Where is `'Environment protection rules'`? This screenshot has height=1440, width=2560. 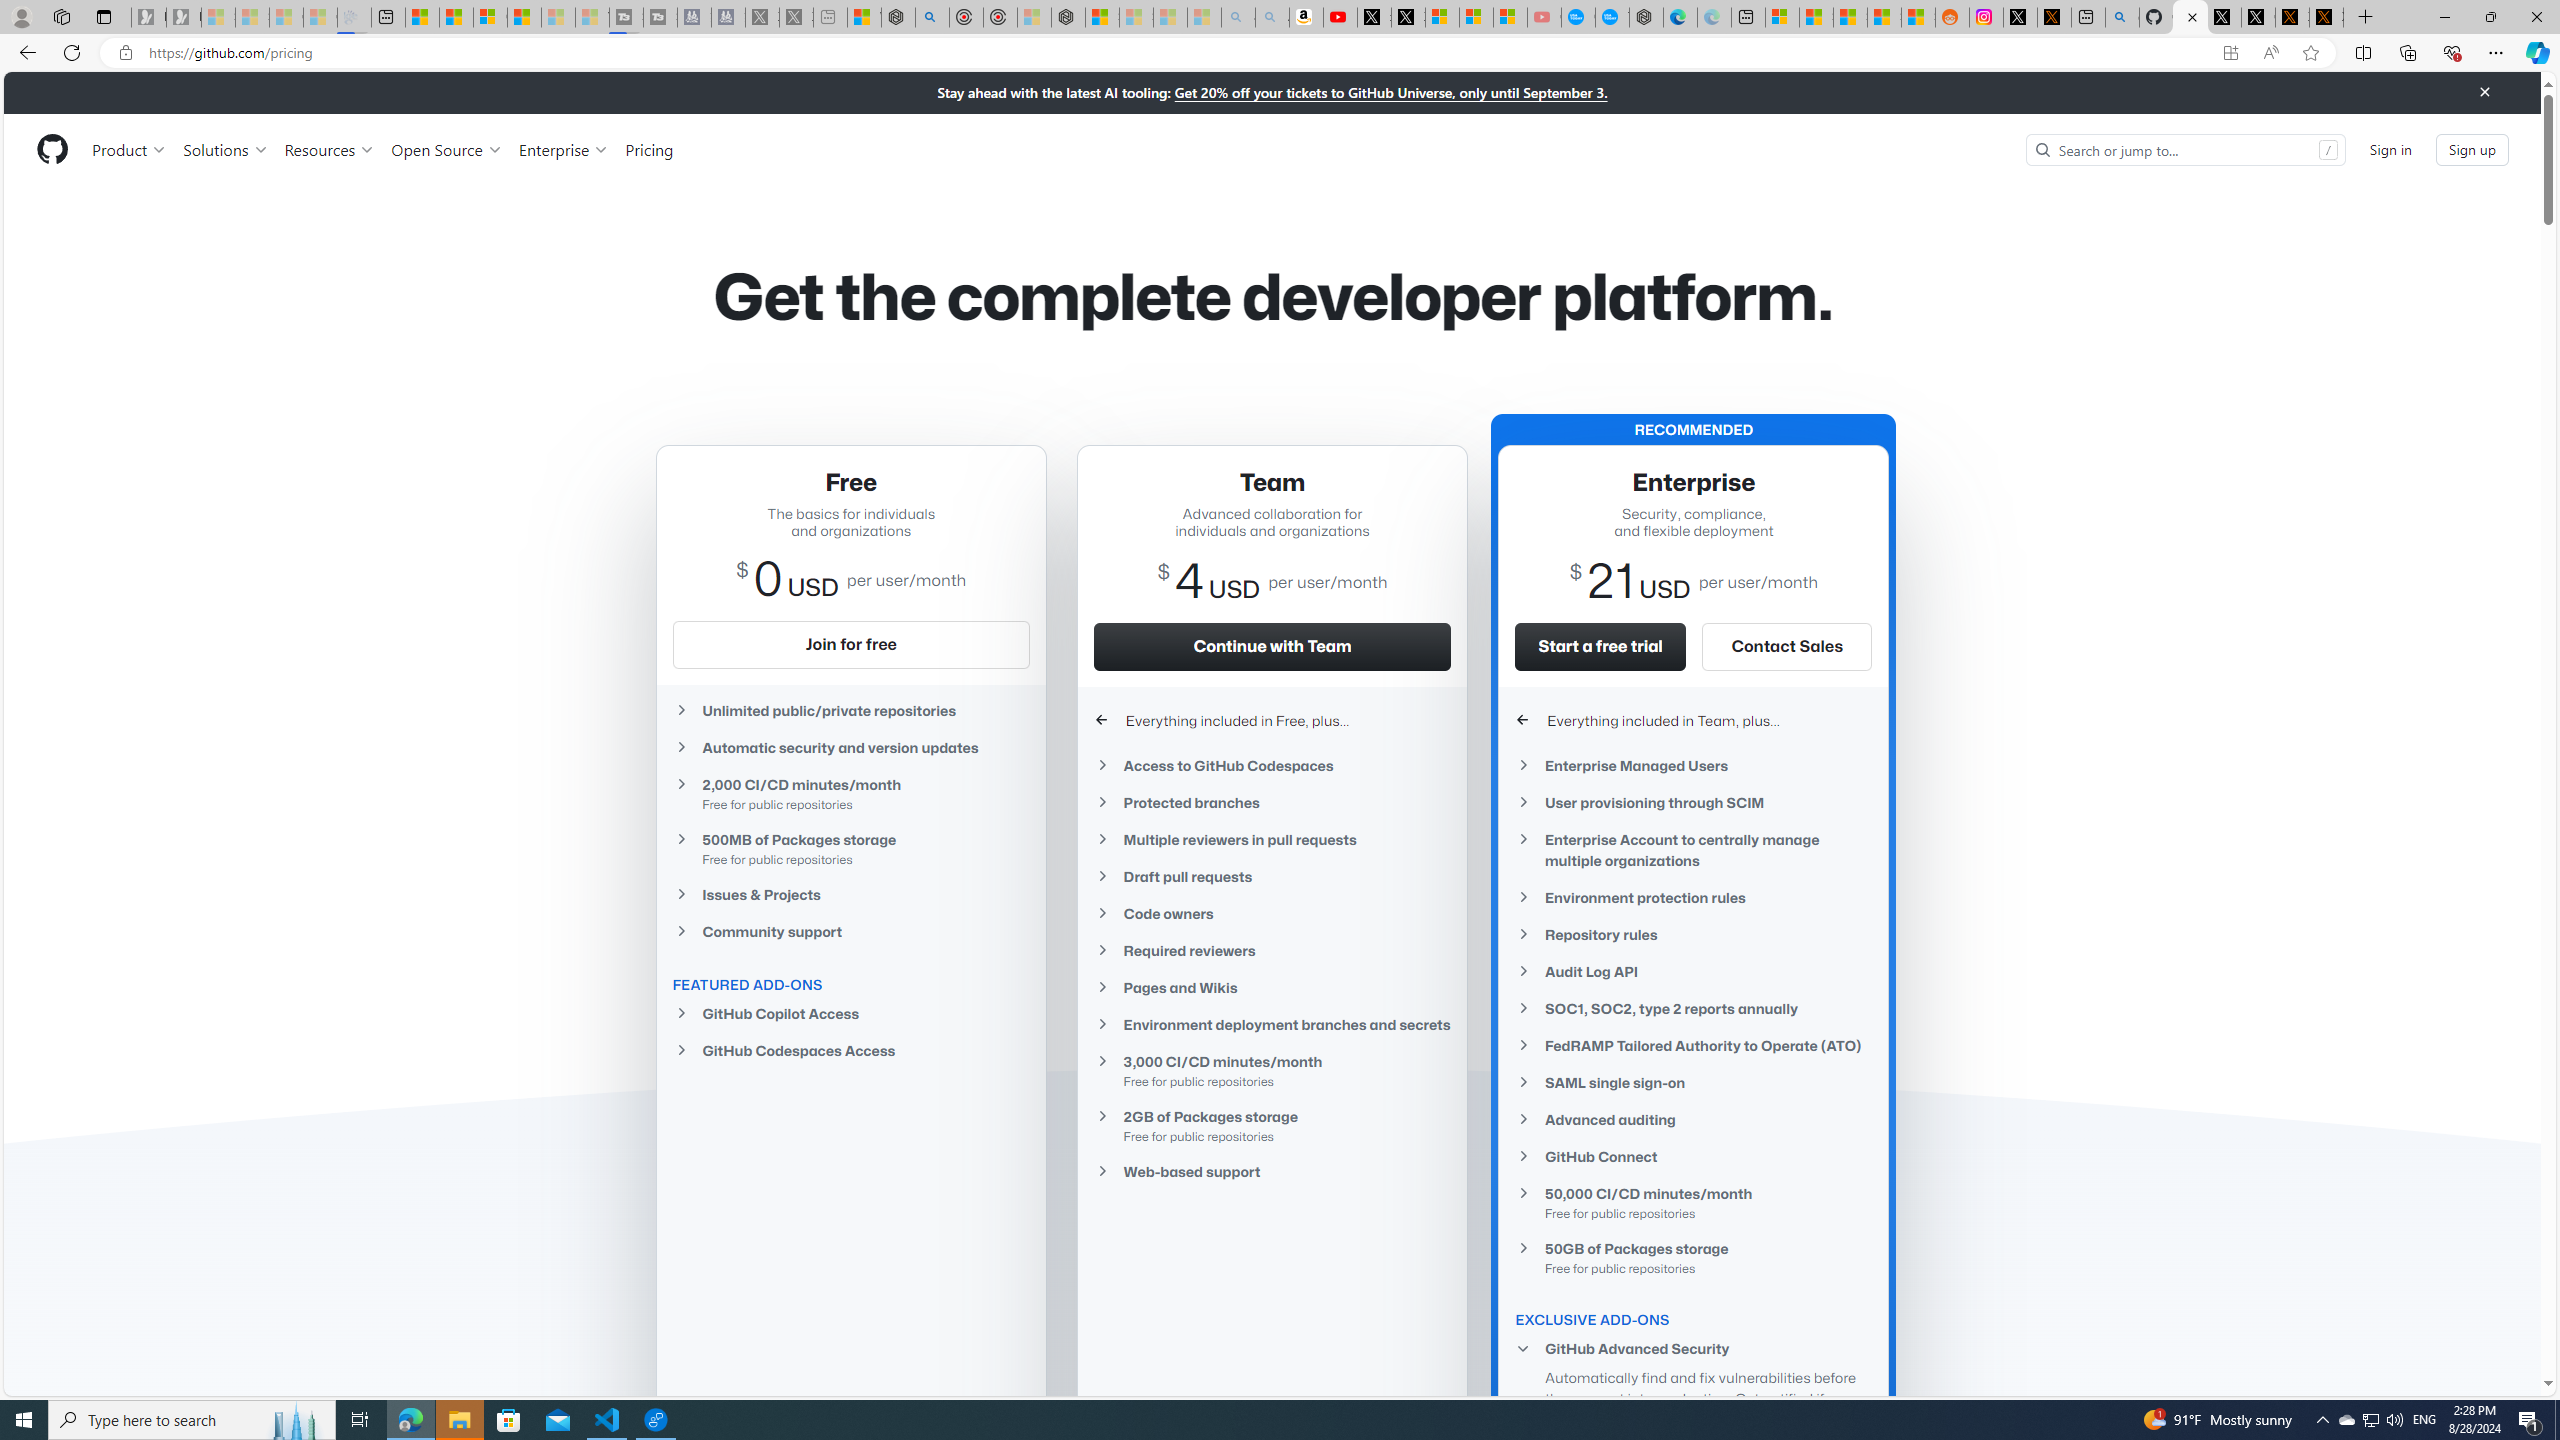
'Environment protection rules' is located at coordinates (1693, 896).